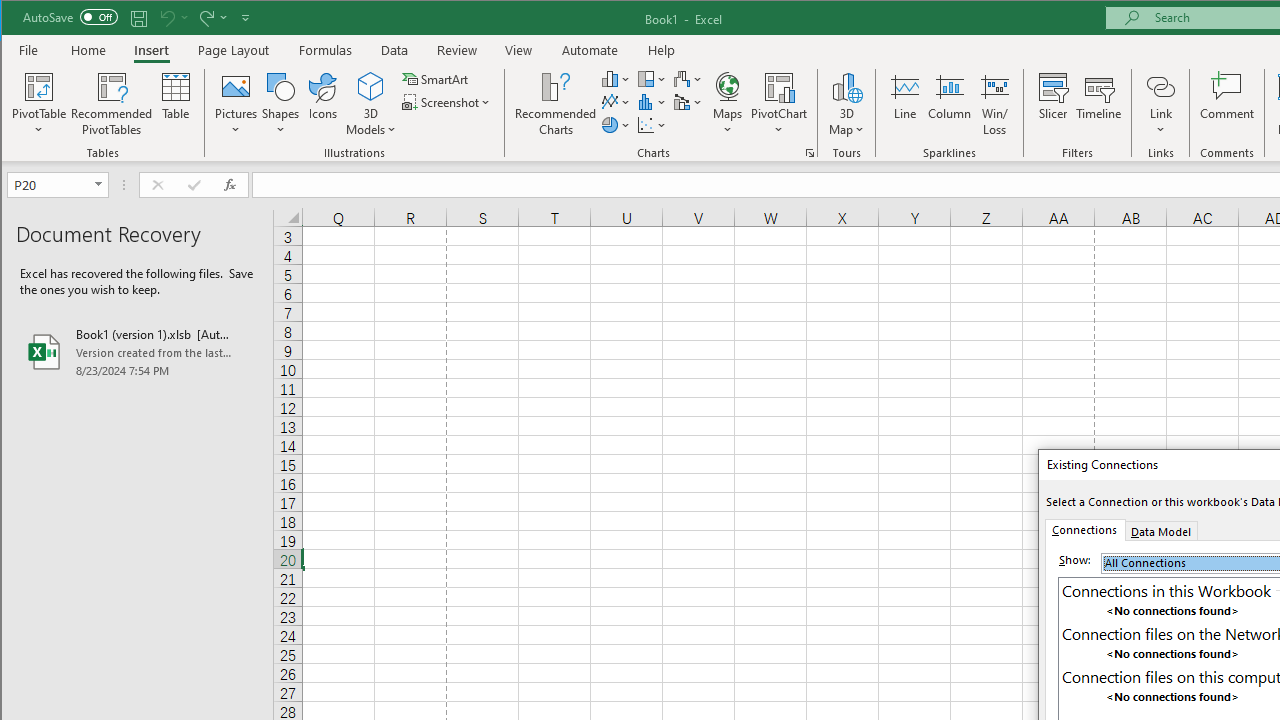 The width and height of the screenshot is (1280, 720). I want to click on 'Insert Hierarchy Chart', so click(652, 78).